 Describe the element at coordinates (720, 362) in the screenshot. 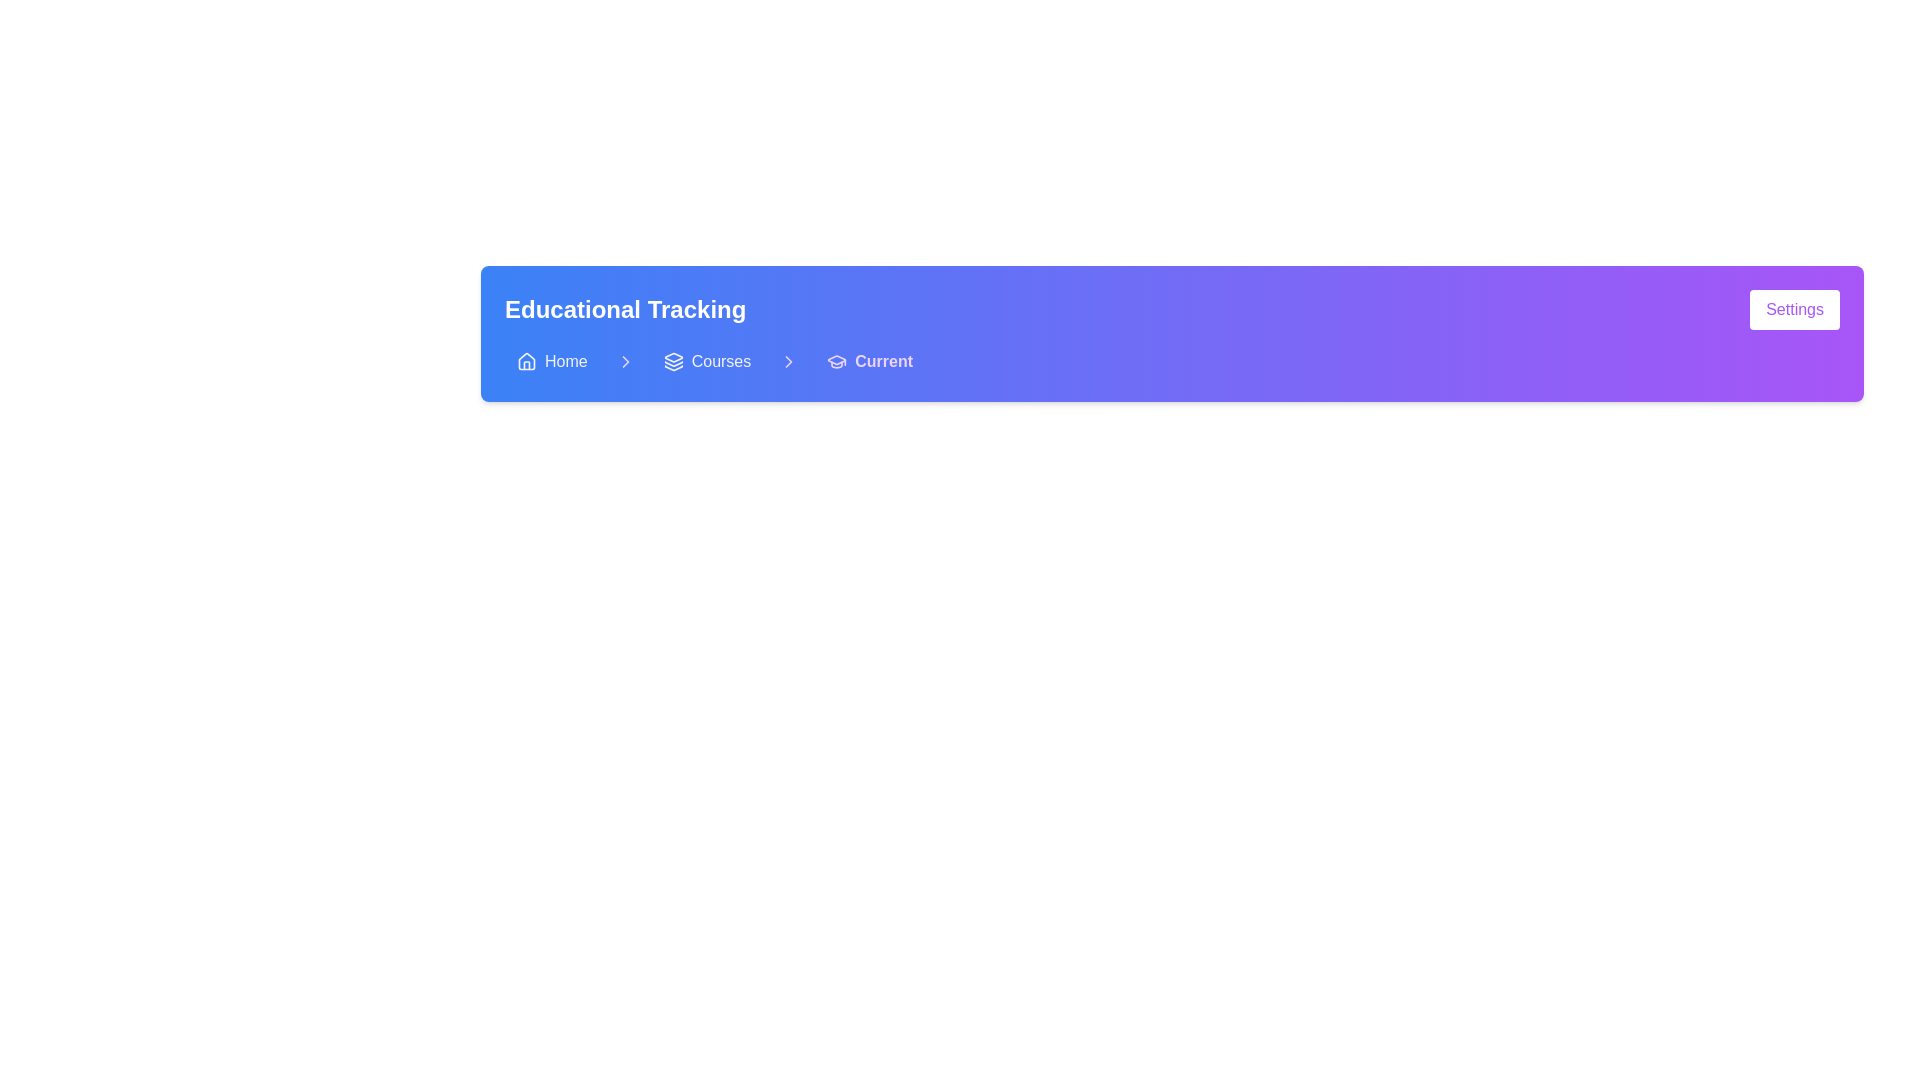

I see `the 'Courses' text label in the breadcrumb navigation` at that location.